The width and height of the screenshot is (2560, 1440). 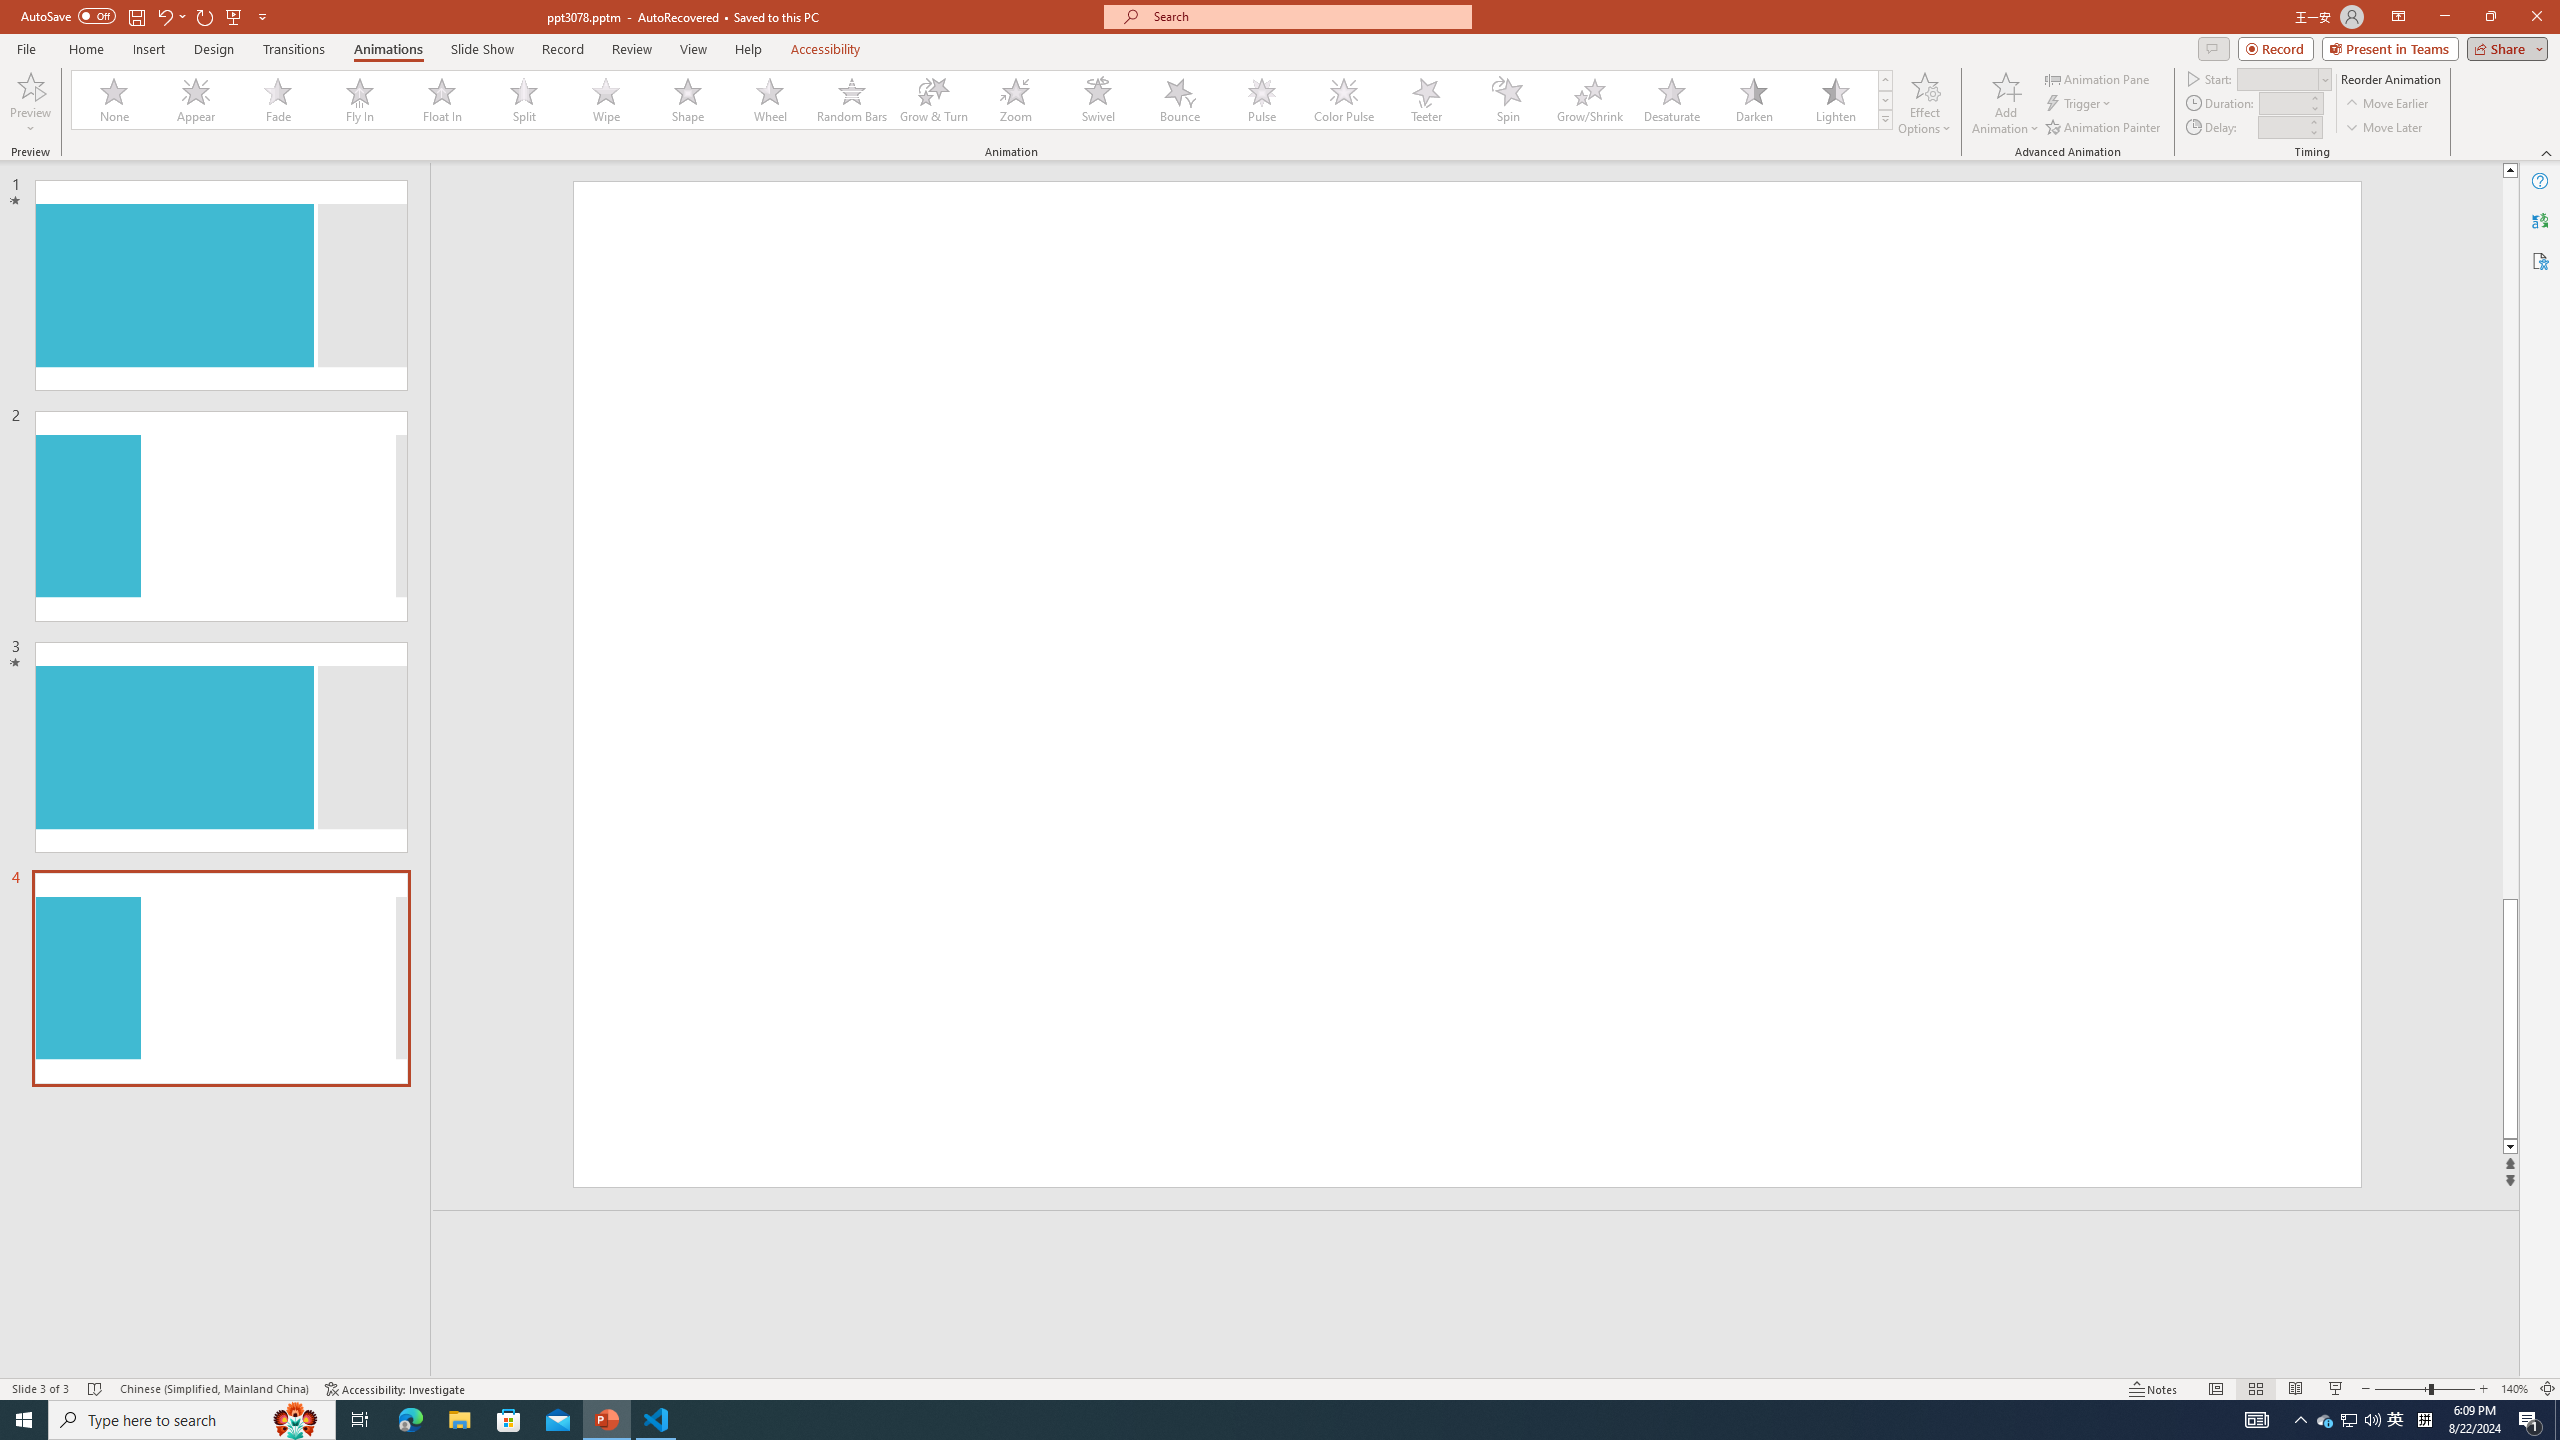 What do you see at coordinates (1424, 99) in the screenshot?
I see `'Teeter'` at bounding box center [1424, 99].